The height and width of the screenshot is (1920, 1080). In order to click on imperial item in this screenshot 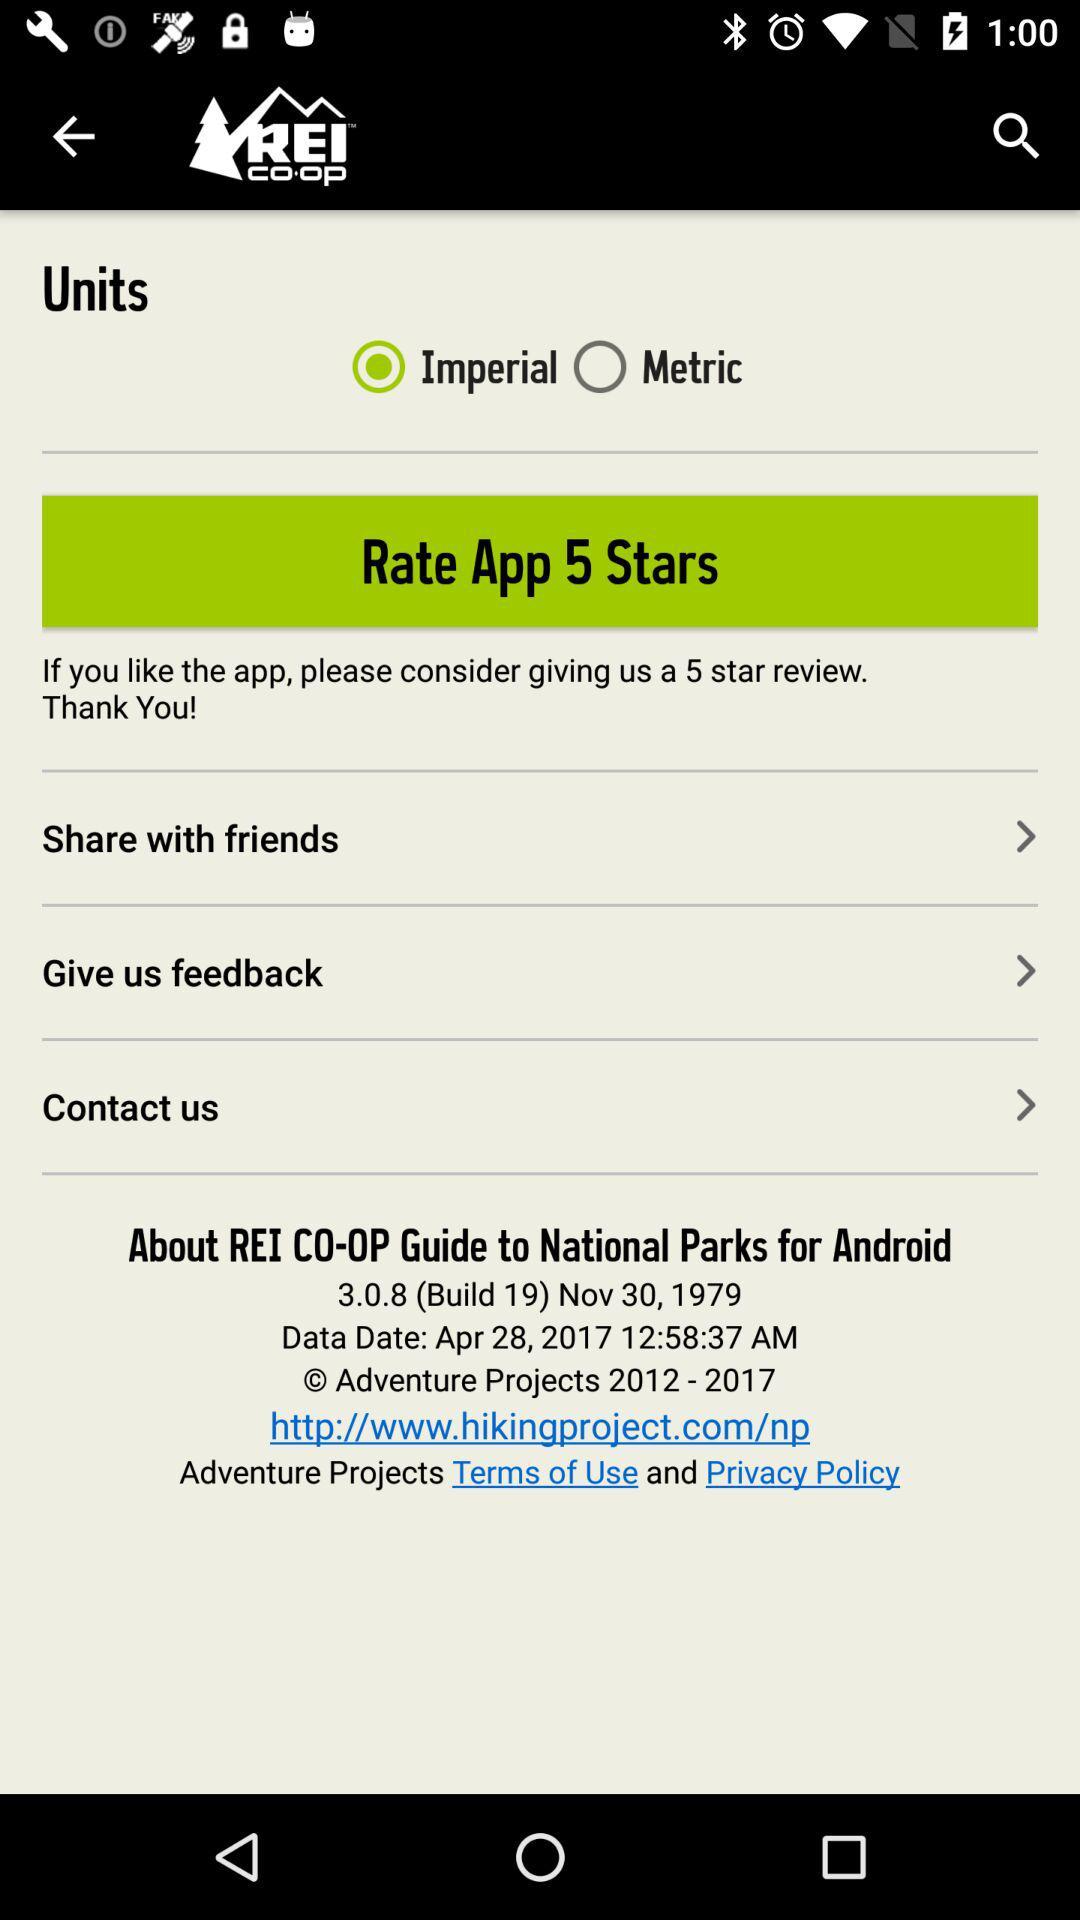, I will do `click(446, 366)`.